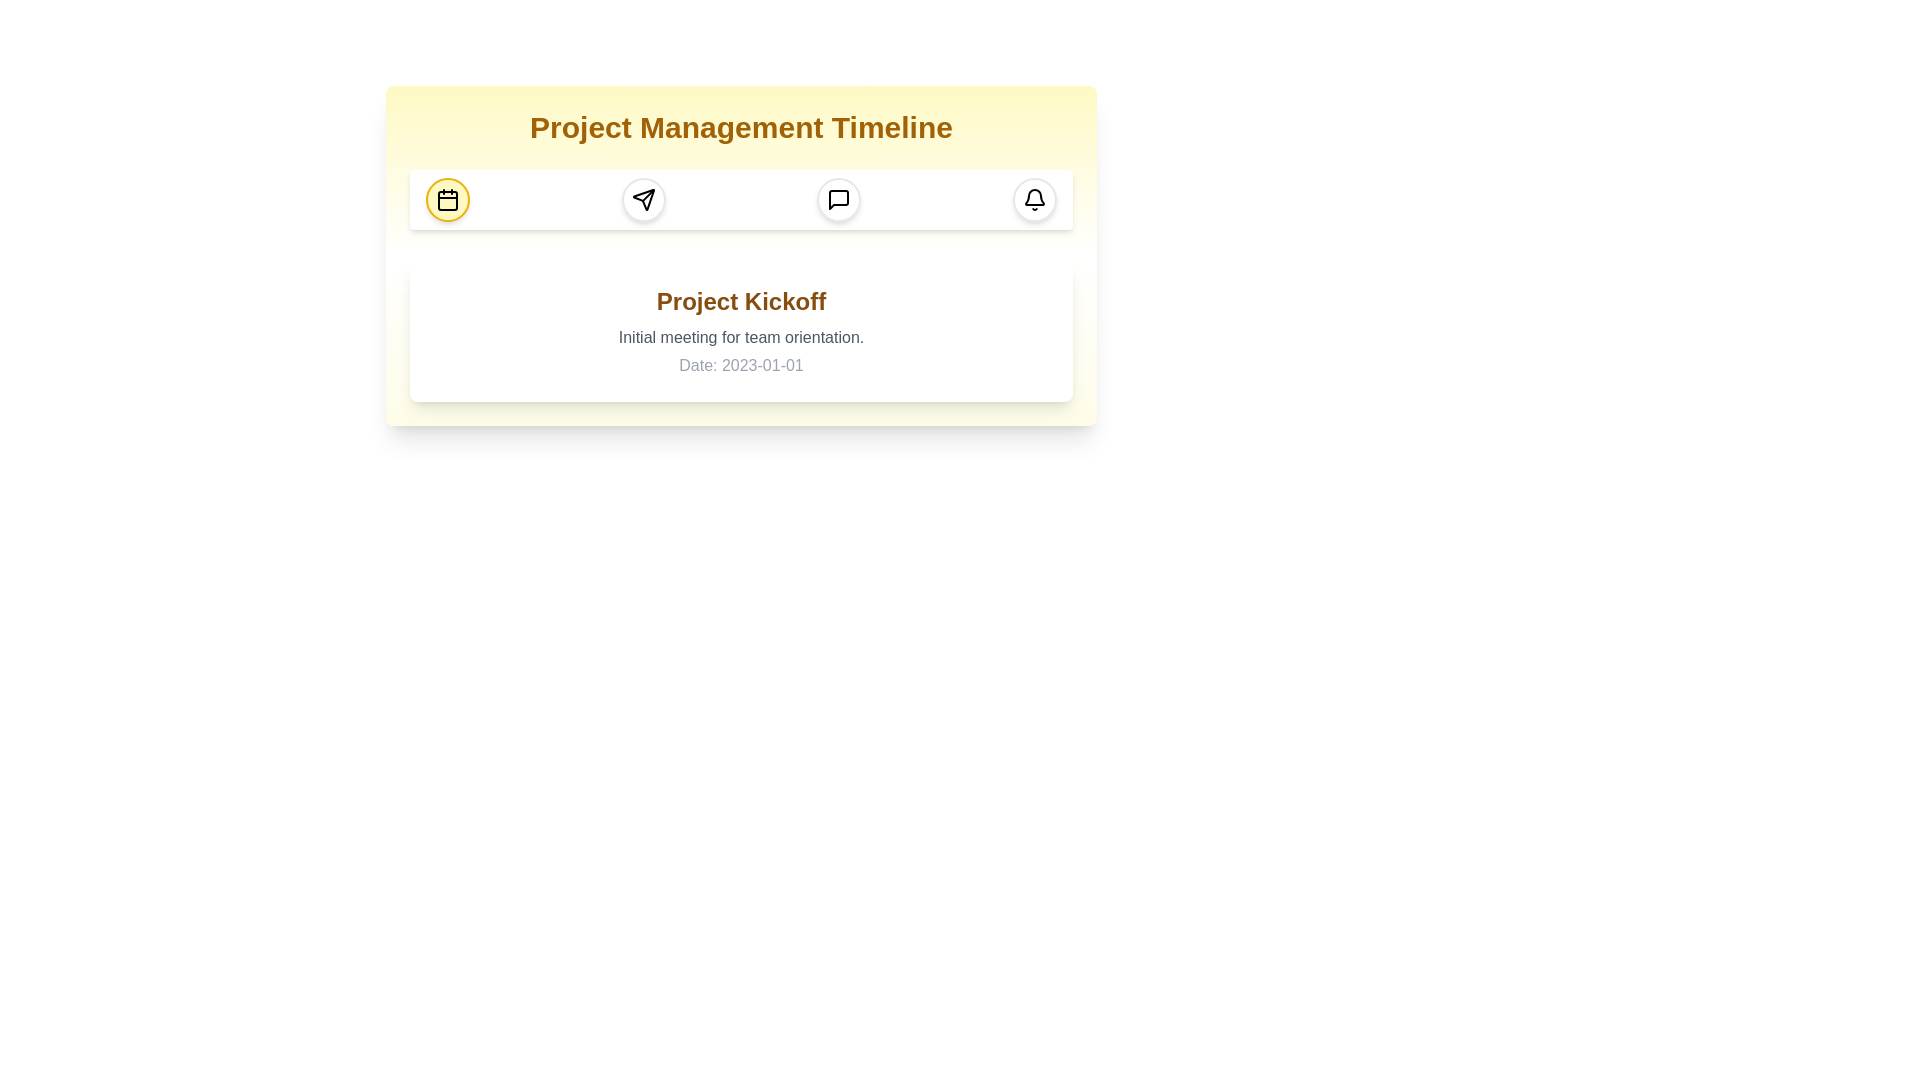  I want to click on the text element displaying 'Project Kickoff', which is a large, bold, yellow heading positioned centrally above the descriptive text and date, so click(740, 301).